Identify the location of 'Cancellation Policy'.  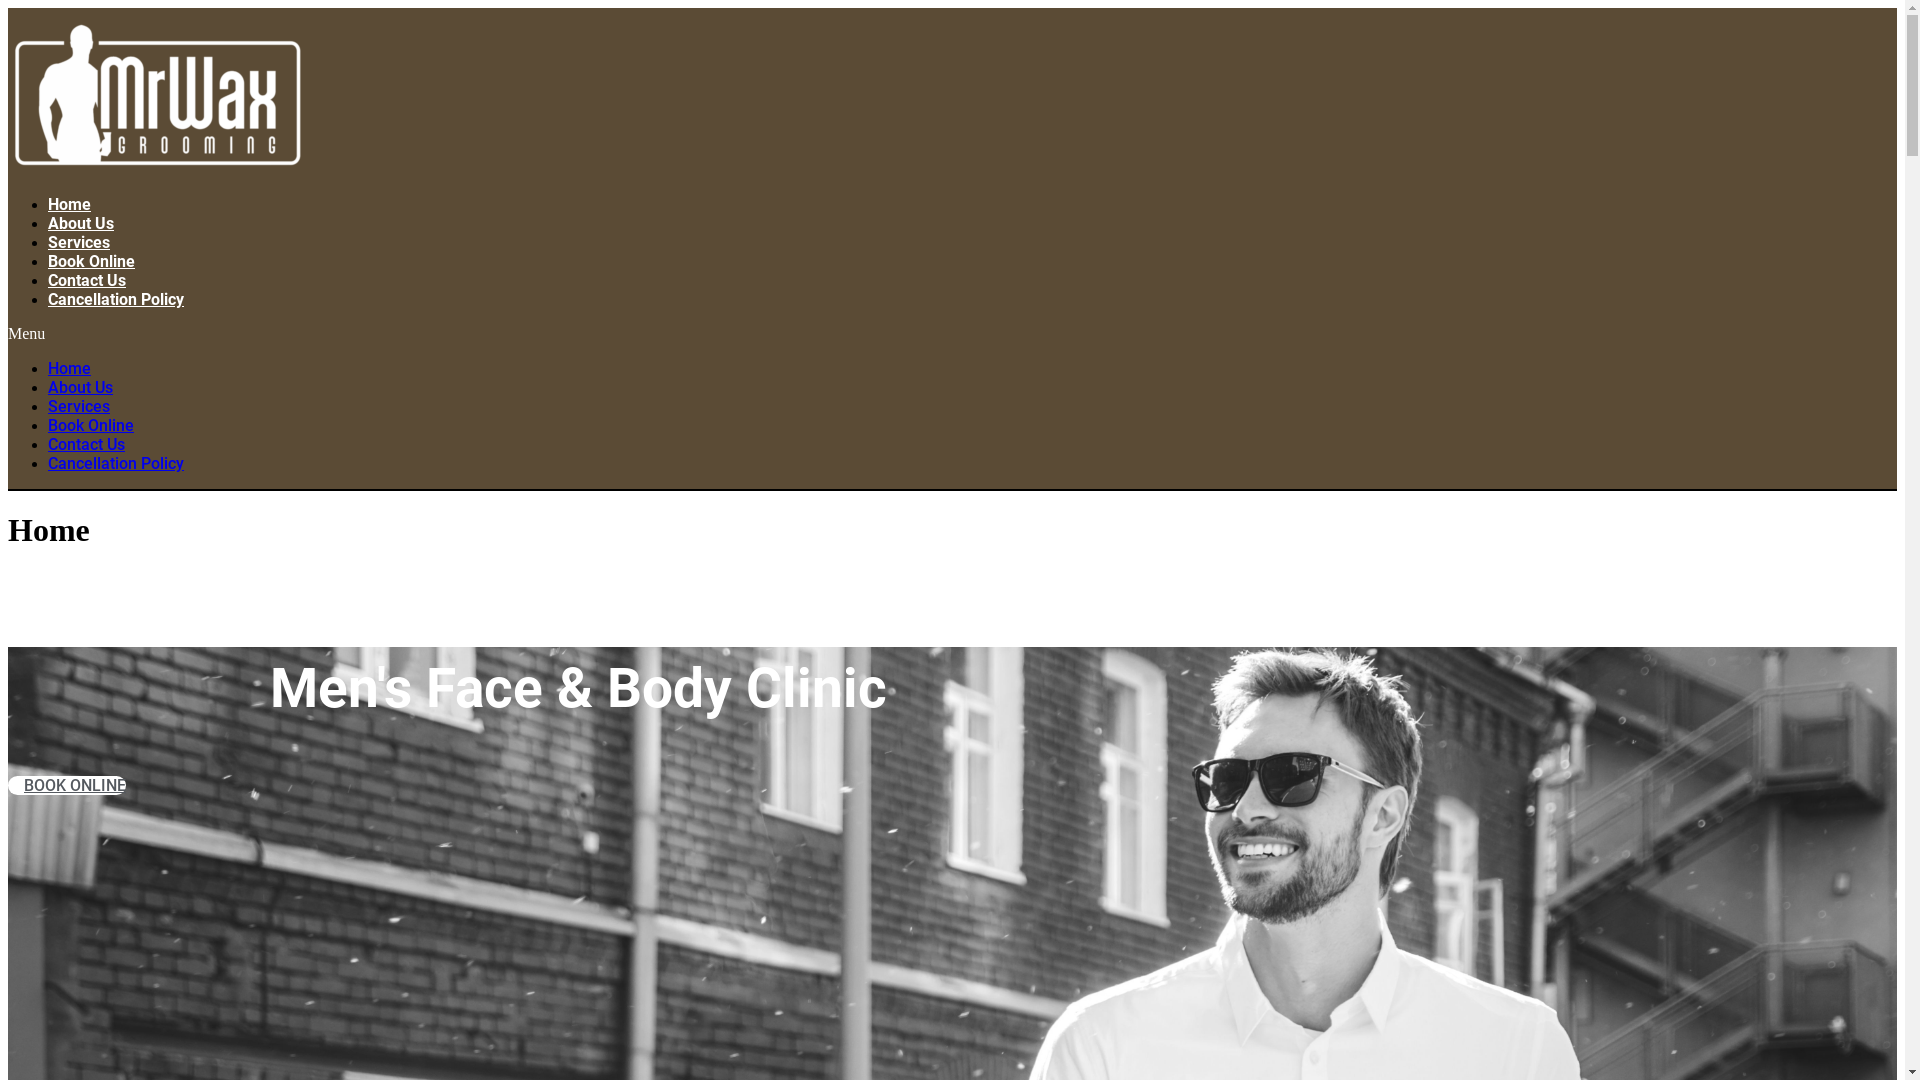
(114, 299).